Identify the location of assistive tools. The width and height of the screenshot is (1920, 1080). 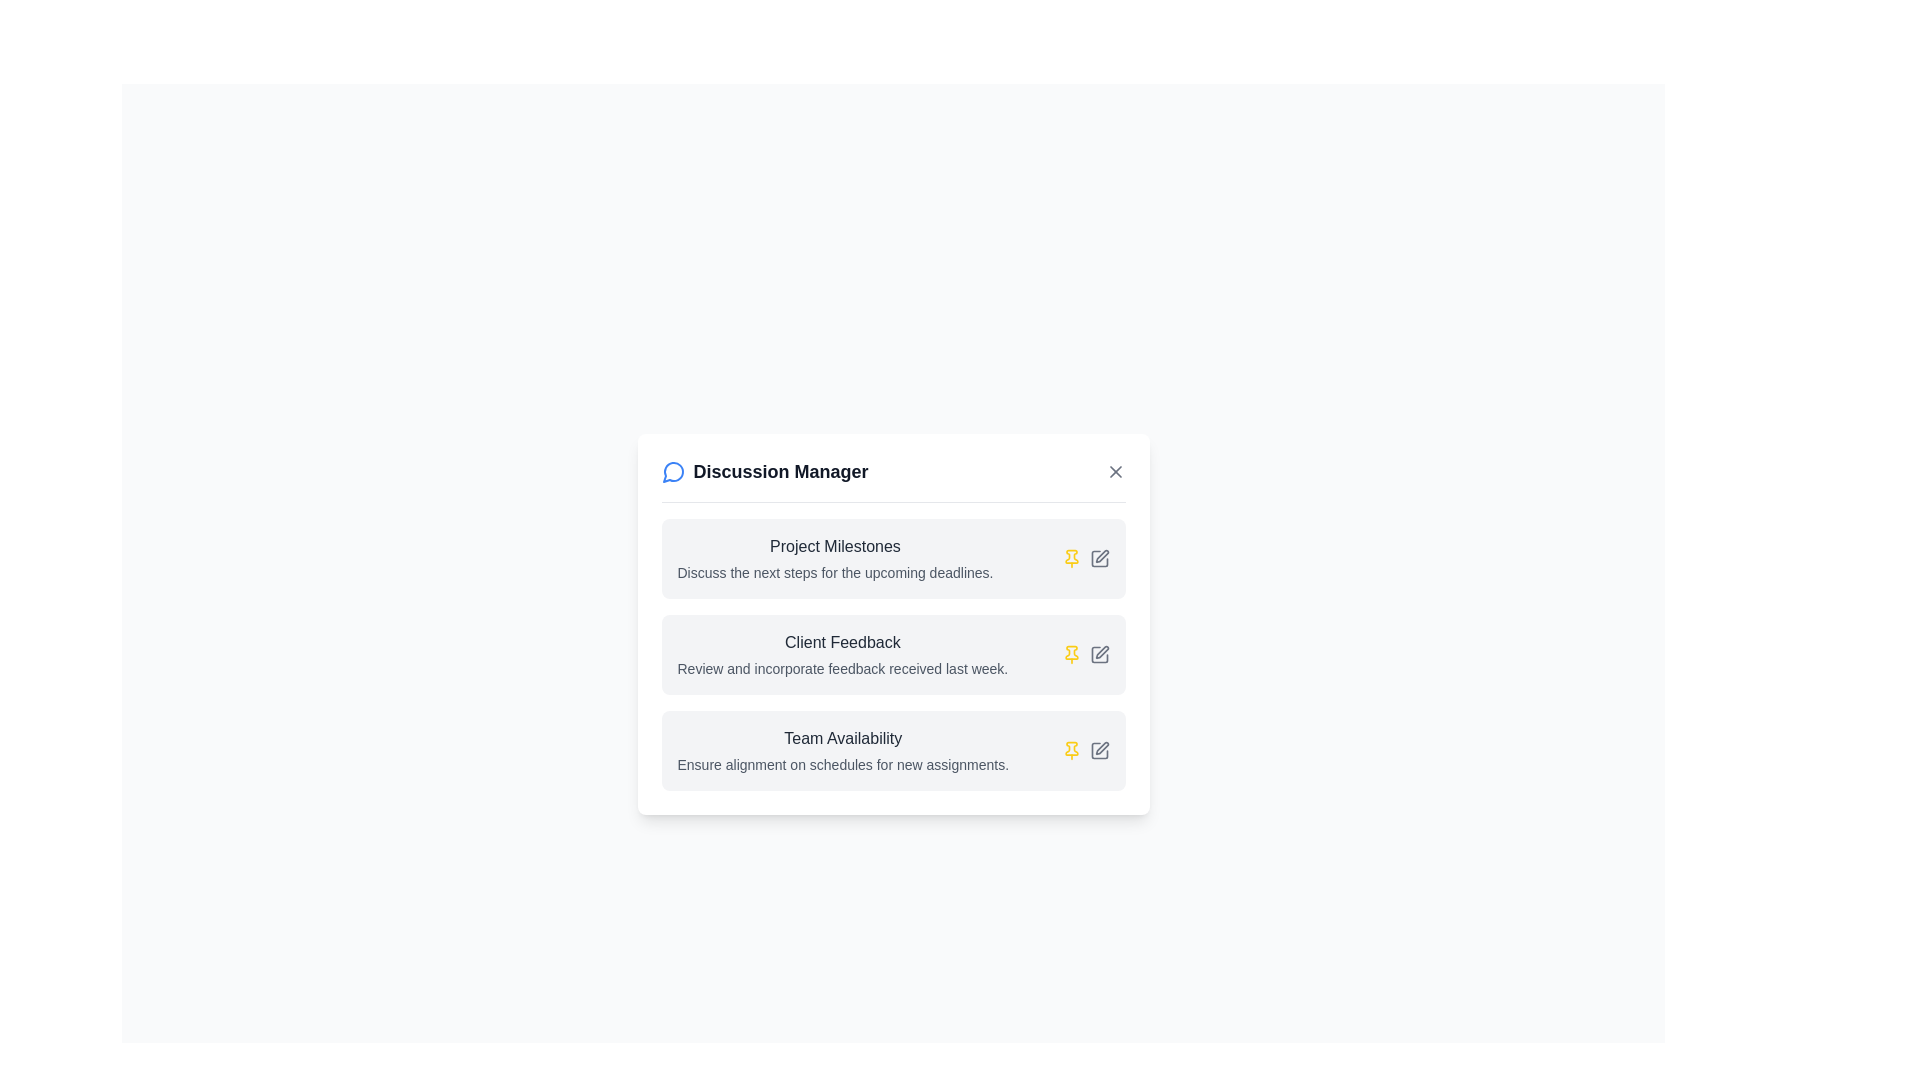
(842, 654).